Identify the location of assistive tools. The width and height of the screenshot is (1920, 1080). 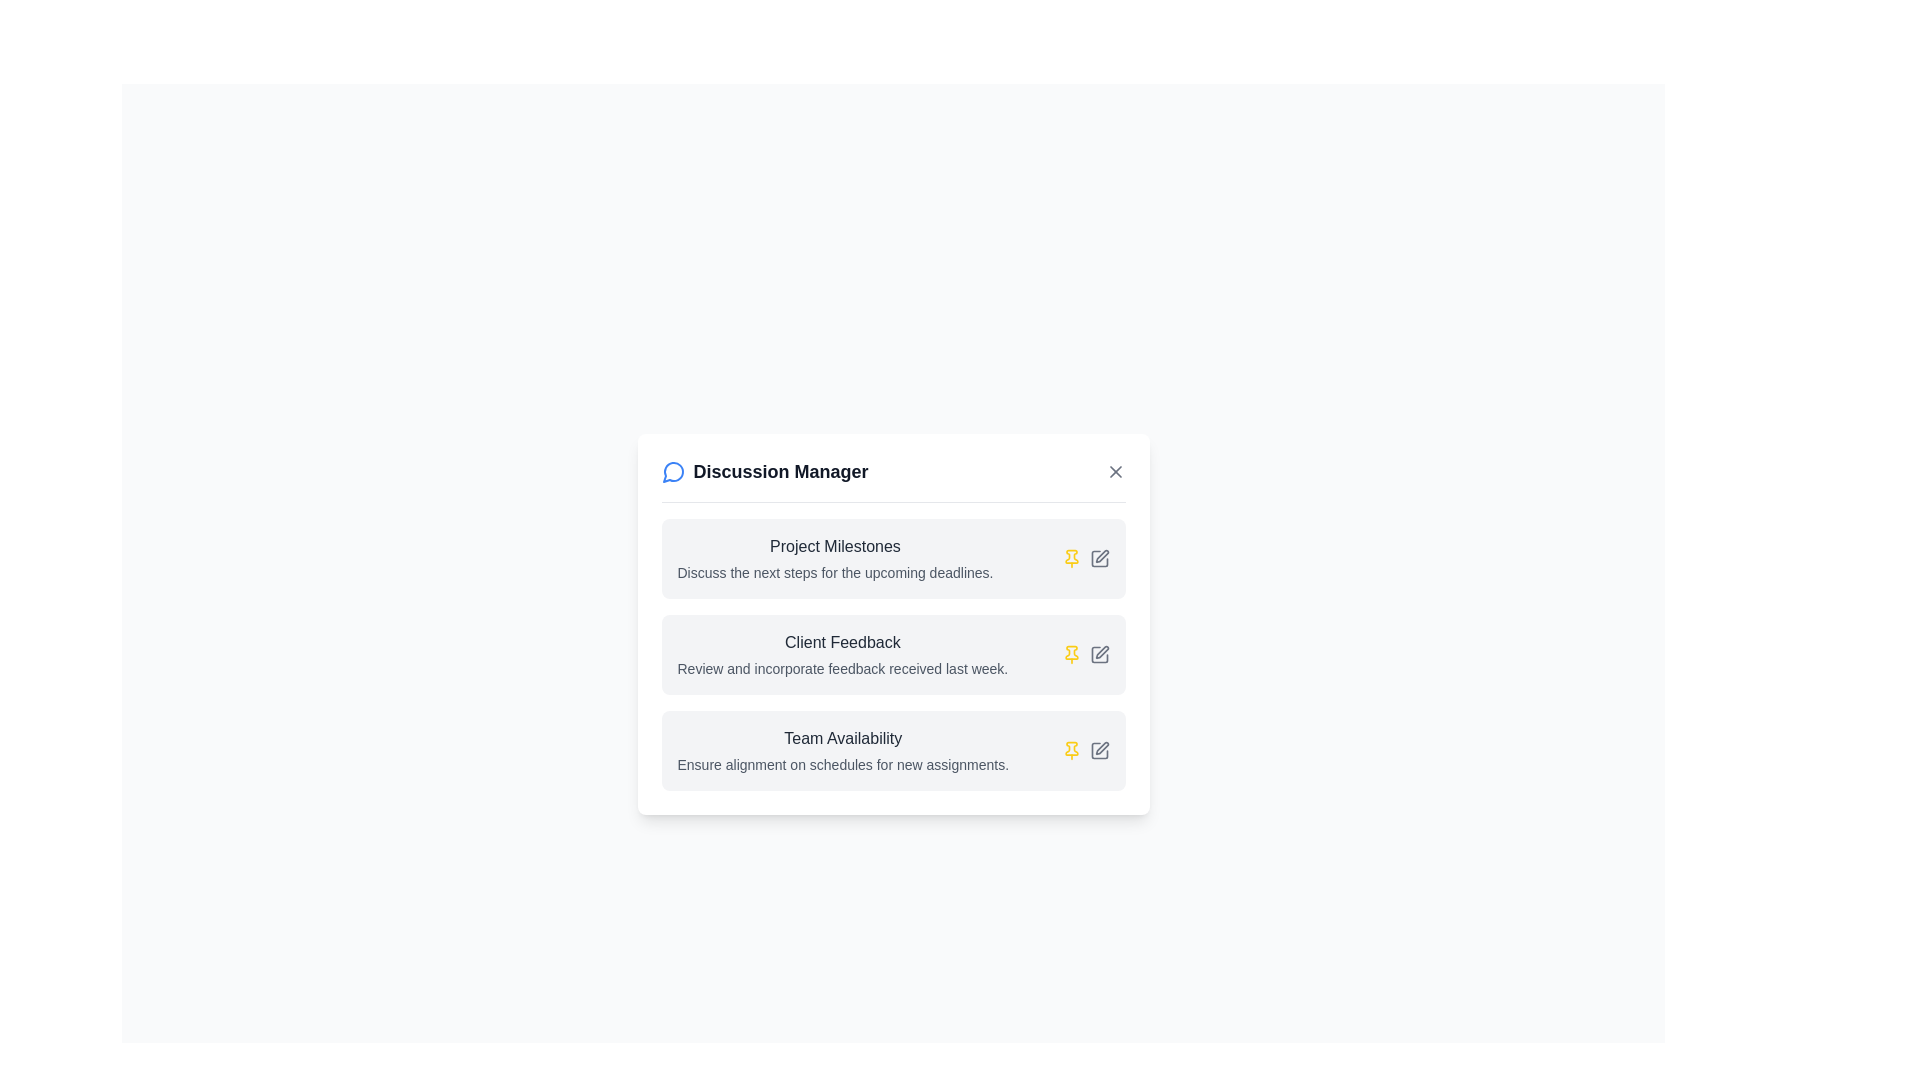
(842, 654).